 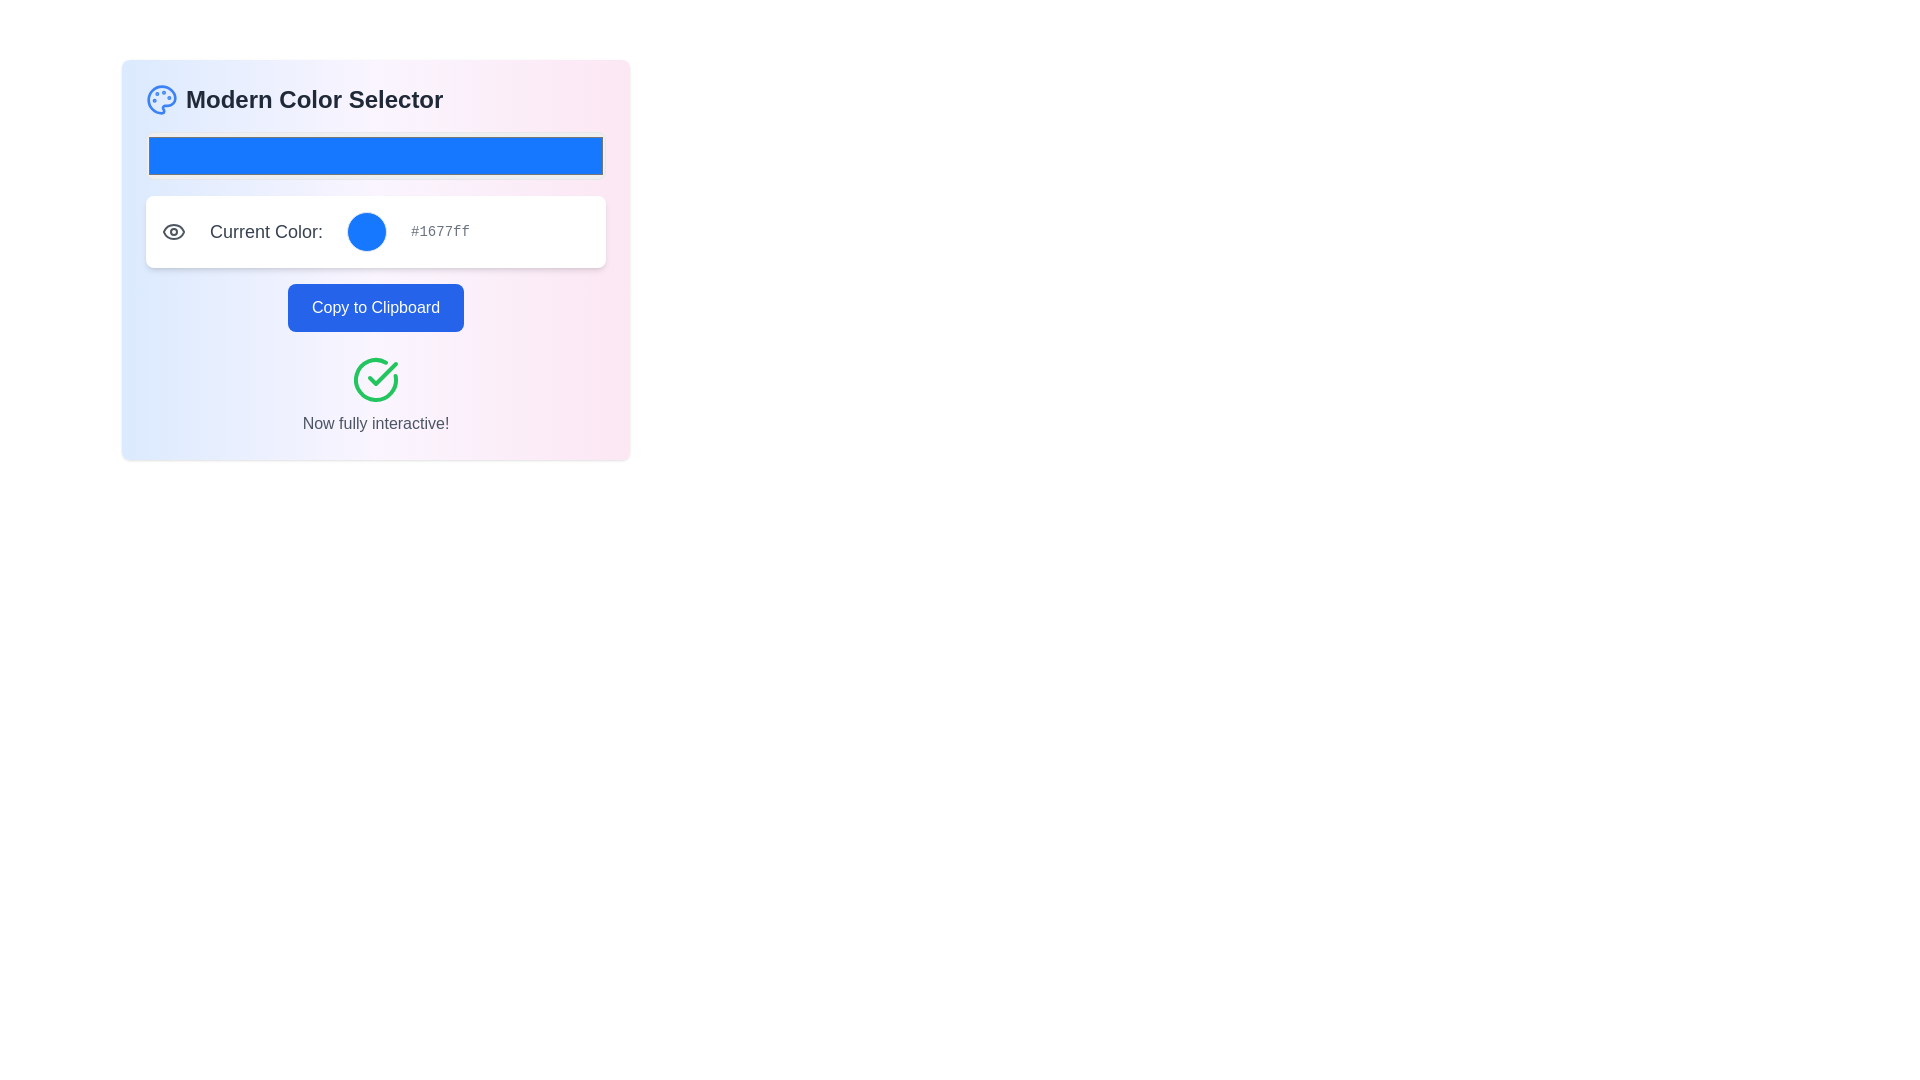 What do you see at coordinates (375, 200) in the screenshot?
I see `the Interactive color selection widget located below the title 'Modern Color Selector'` at bounding box center [375, 200].